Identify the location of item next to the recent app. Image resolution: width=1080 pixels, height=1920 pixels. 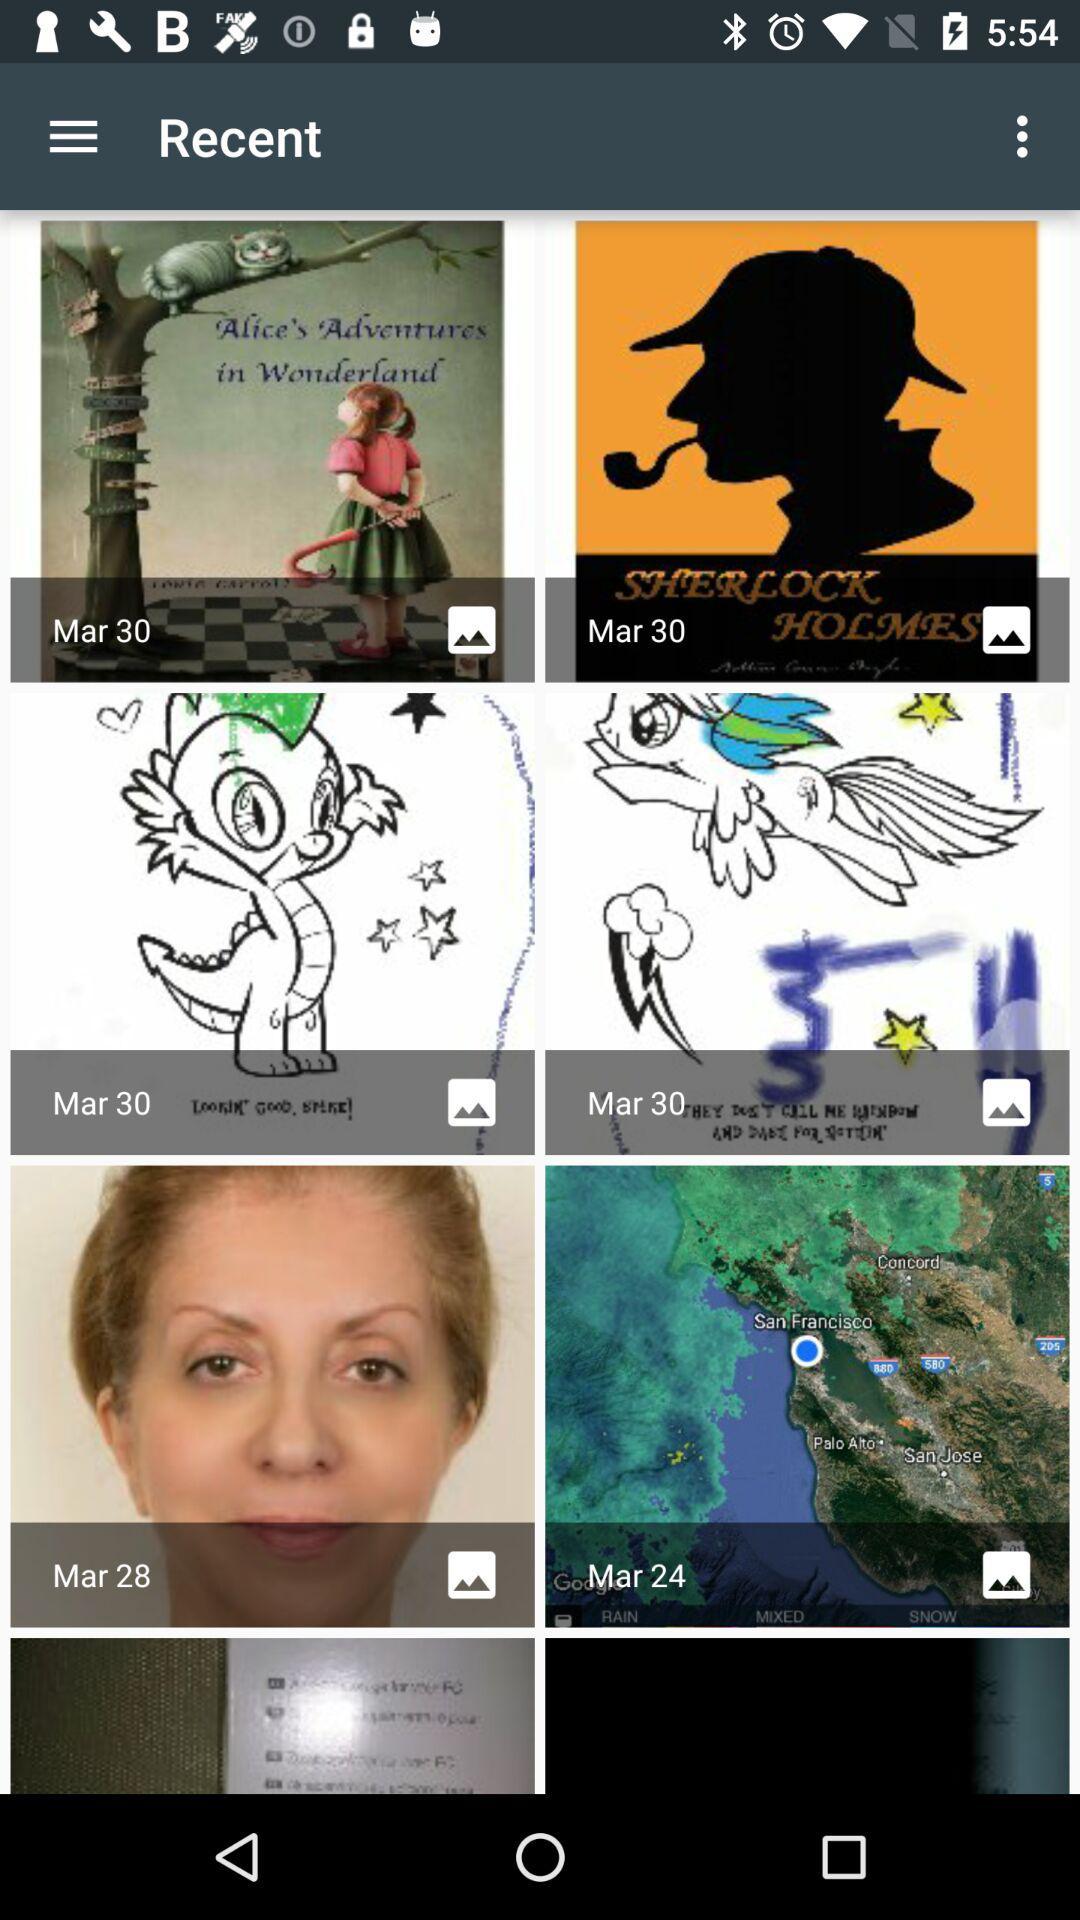
(1027, 135).